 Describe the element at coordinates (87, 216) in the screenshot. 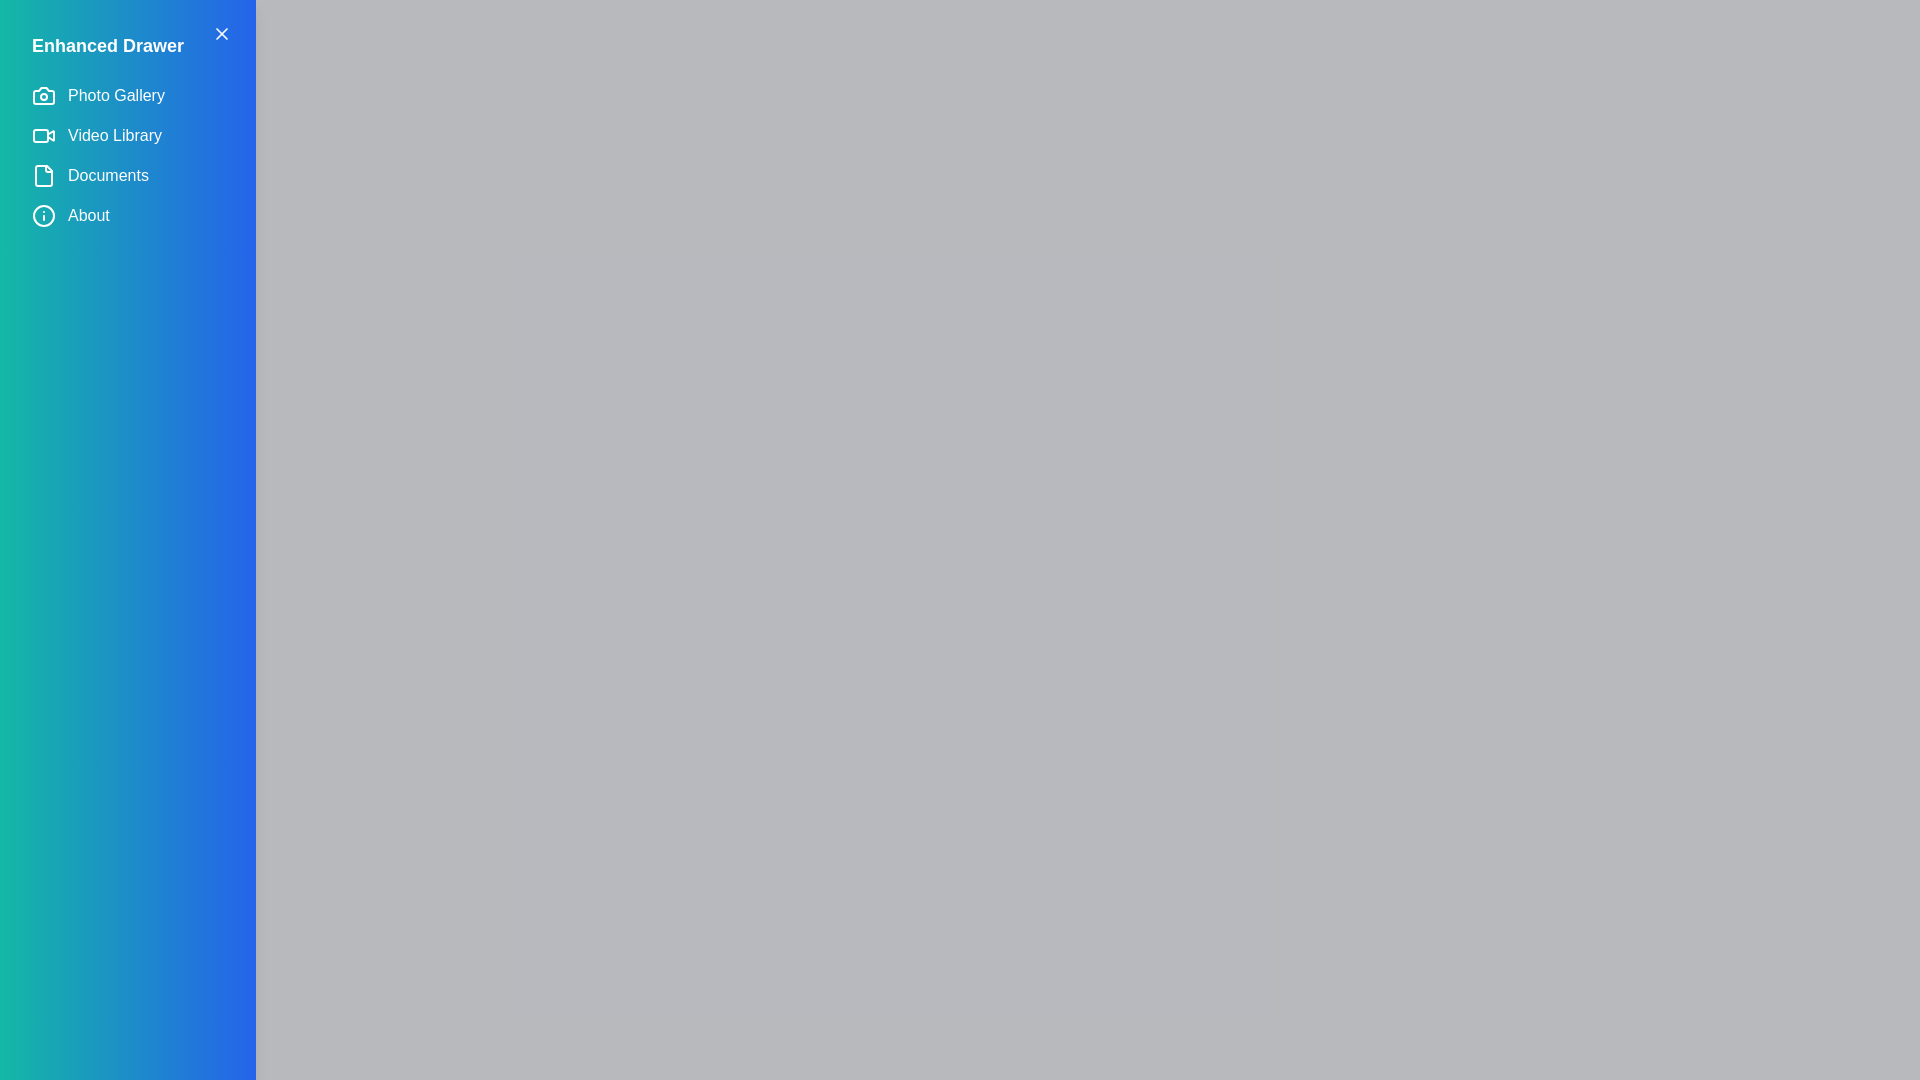

I see `the 'About' static text label, which is the fourth item in the vertical list of menu options in the sidebar, located below 'Documents'` at that location.